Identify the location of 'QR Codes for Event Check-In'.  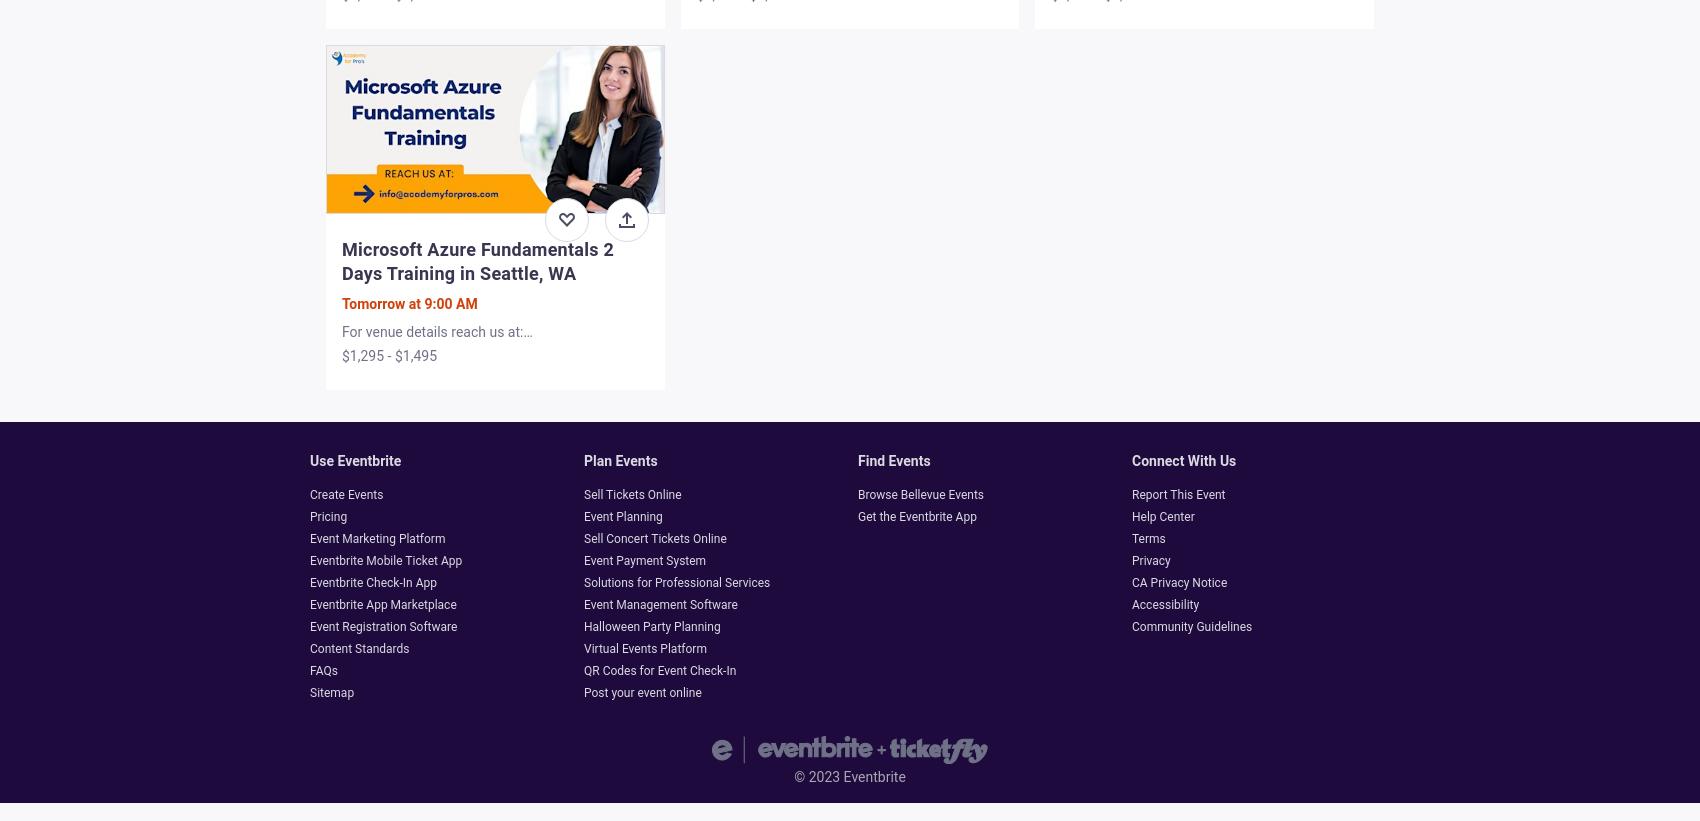
(659, 670).